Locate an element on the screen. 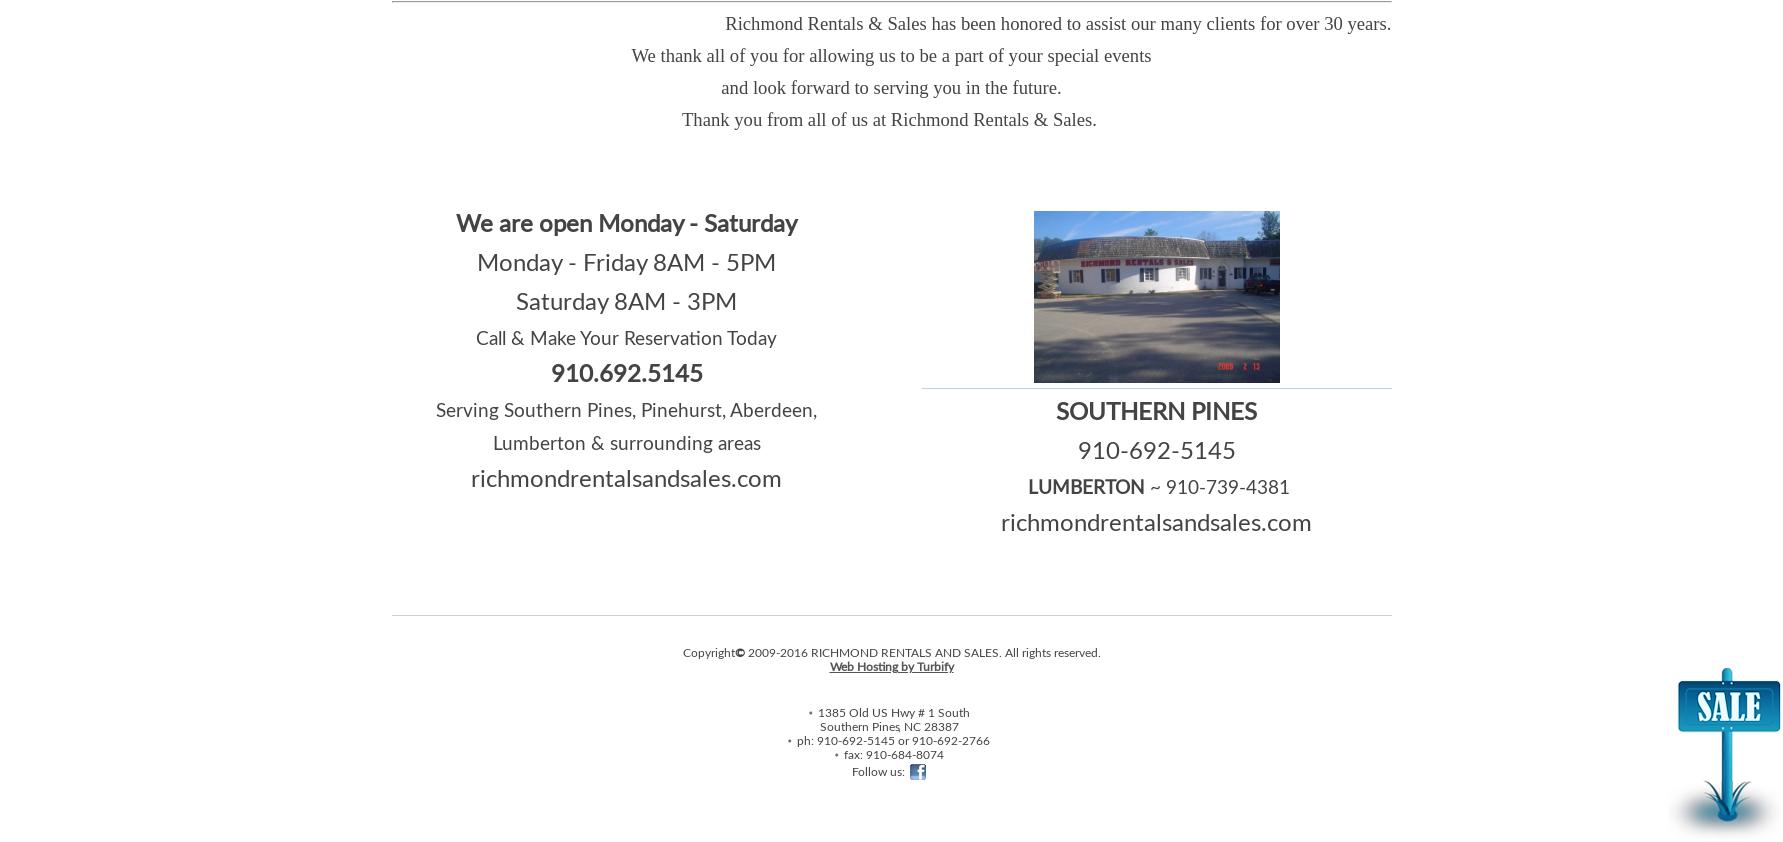 This screenshot has height=842, width=1783. 'Lumberton' is located at coordinates (539, 442).